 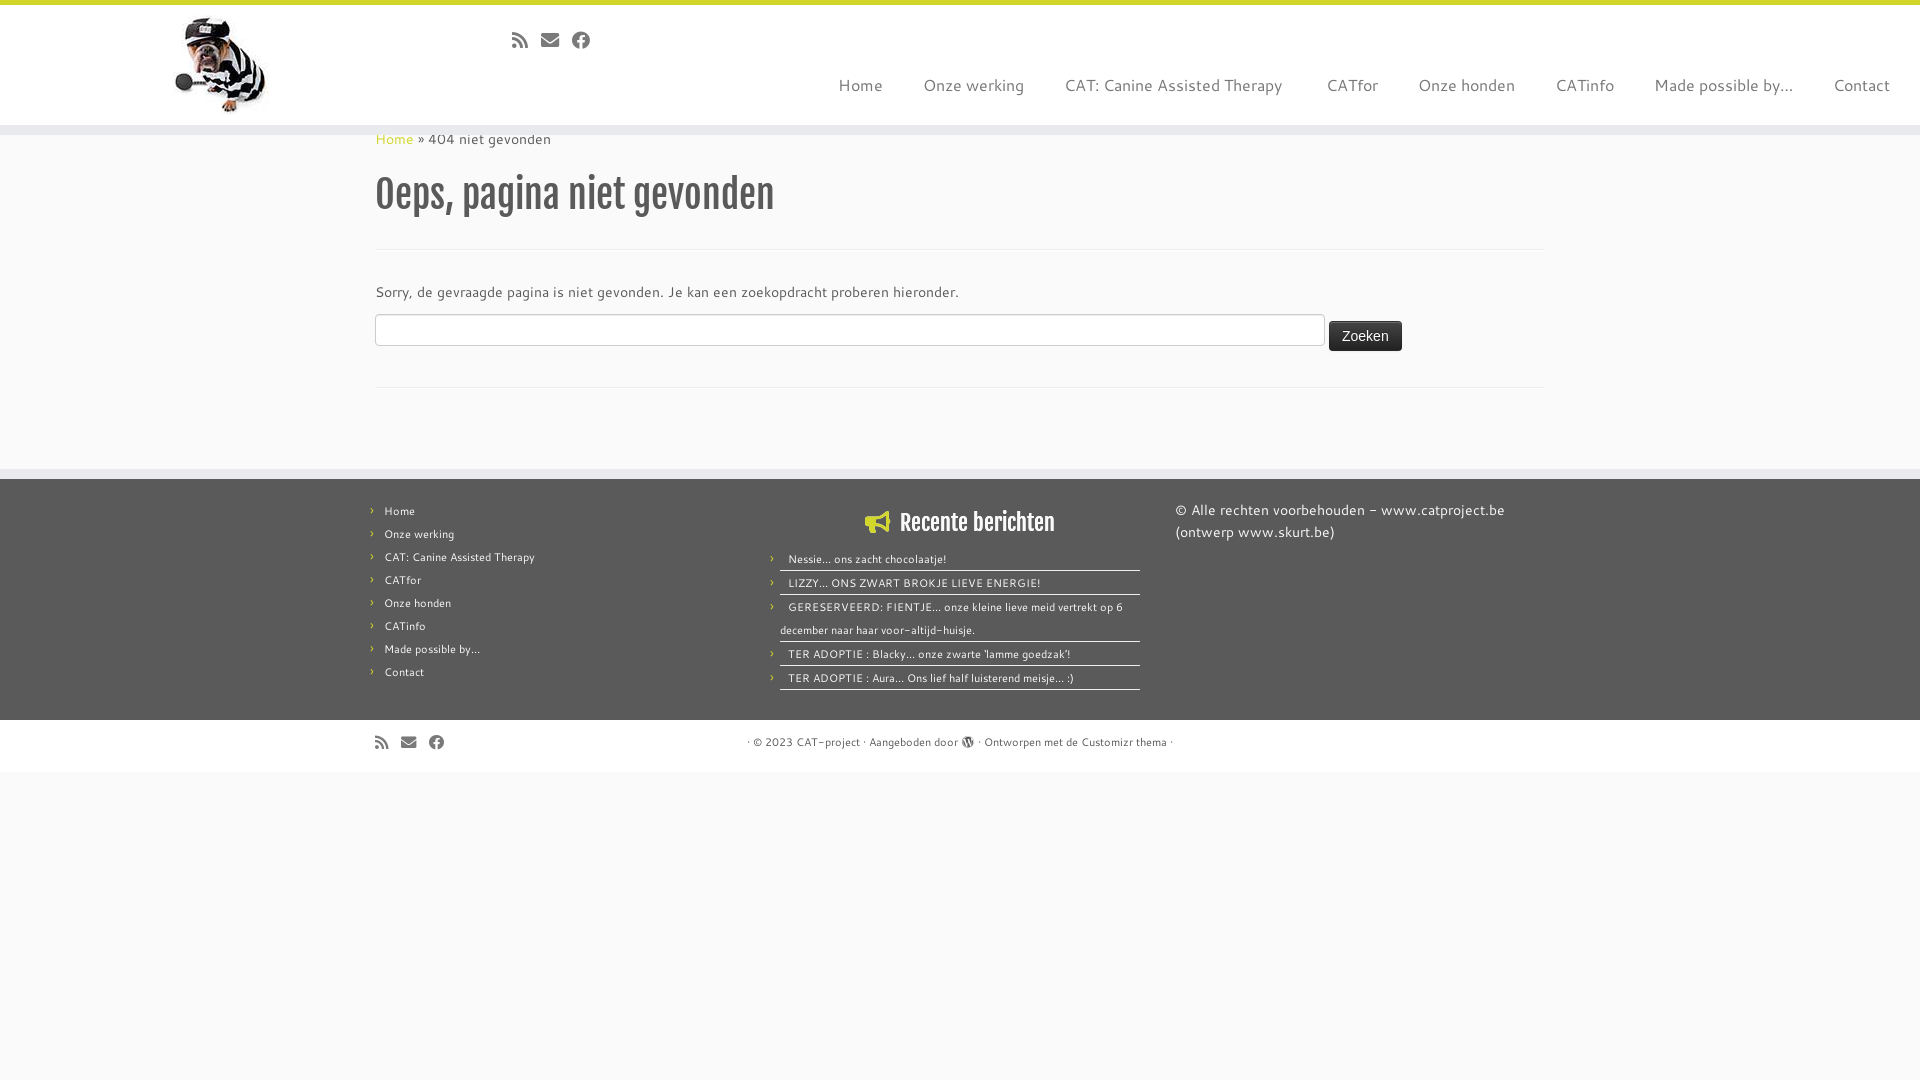 What do you see at coordinates (394, 137) in the screenshot?
I see `'Home'` at bounding box center [394, 137].